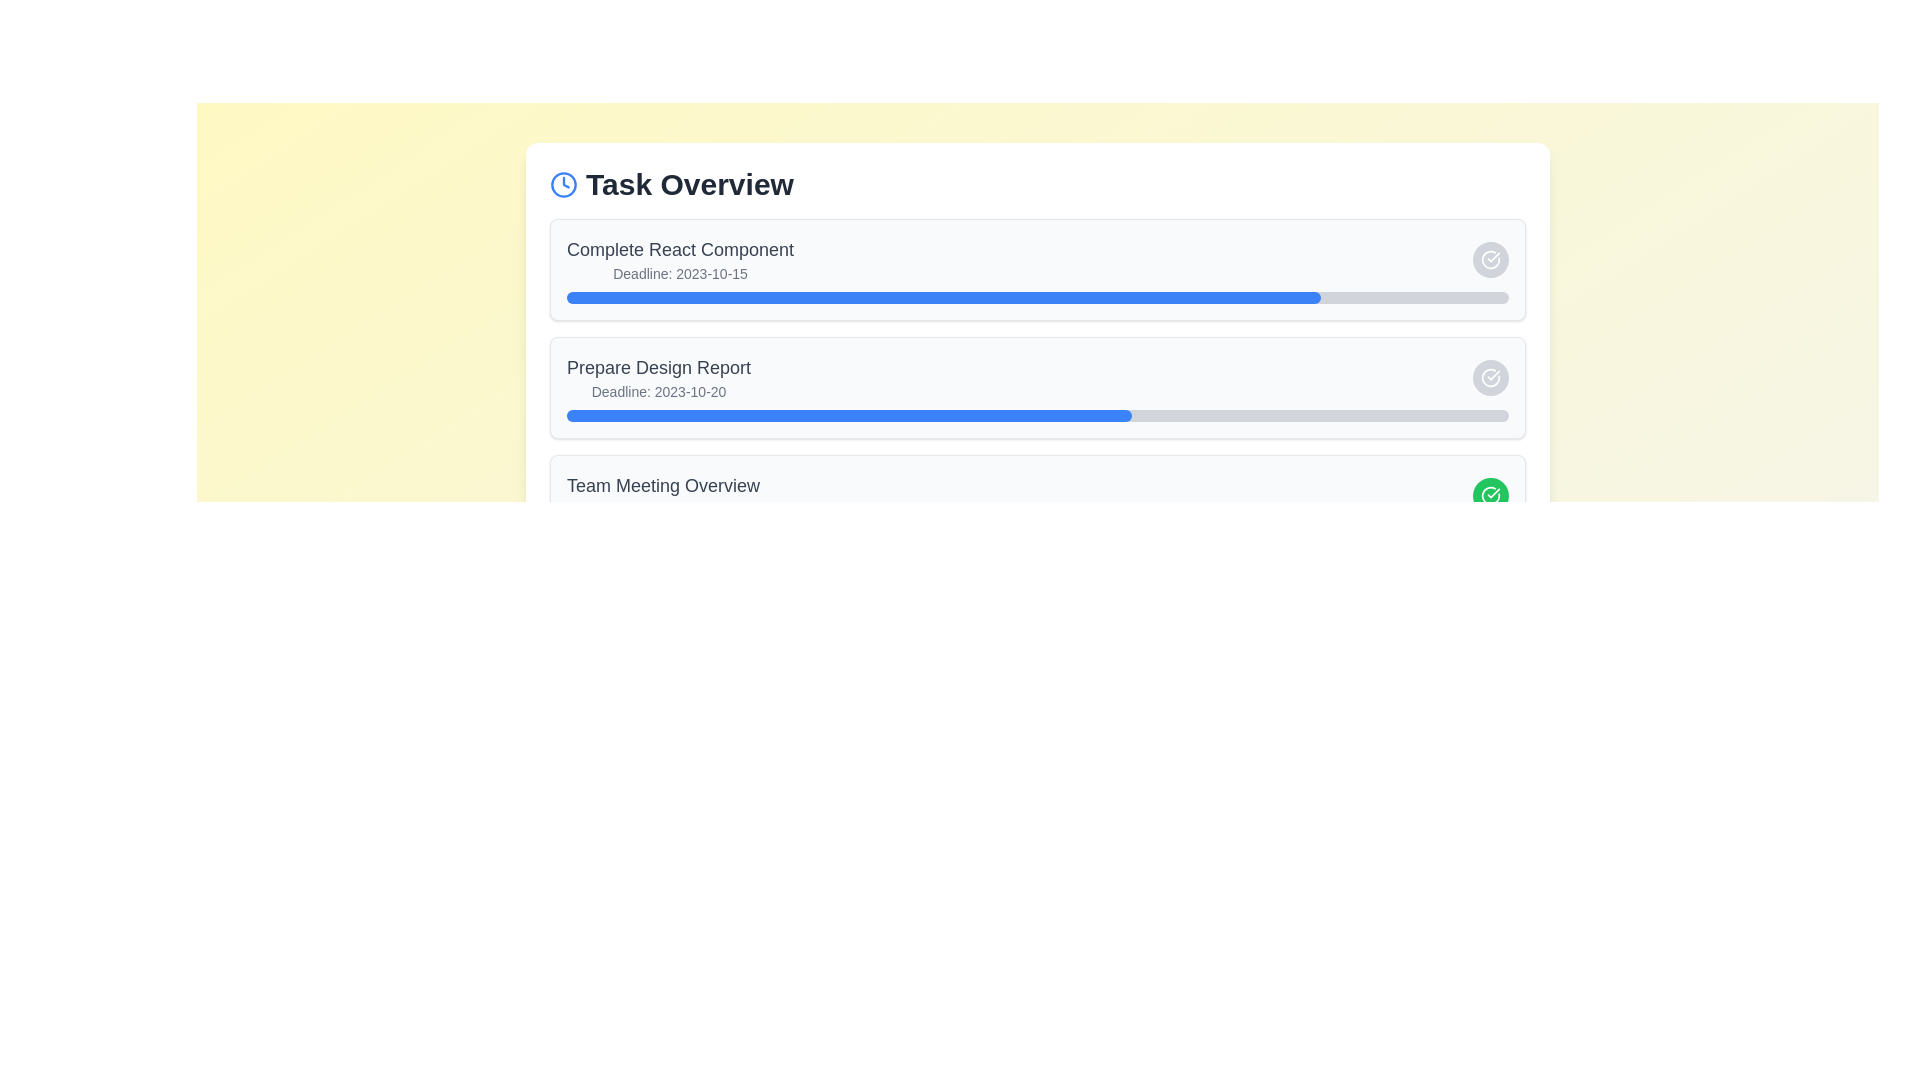  What do you see at coordinates (849, 415) in the screenshot?
I see `the blue progress indicator located within the second progress bar for the 'Prepare Design Report' task, which is a non-interactive visual element` at bounding box center [849, 415].